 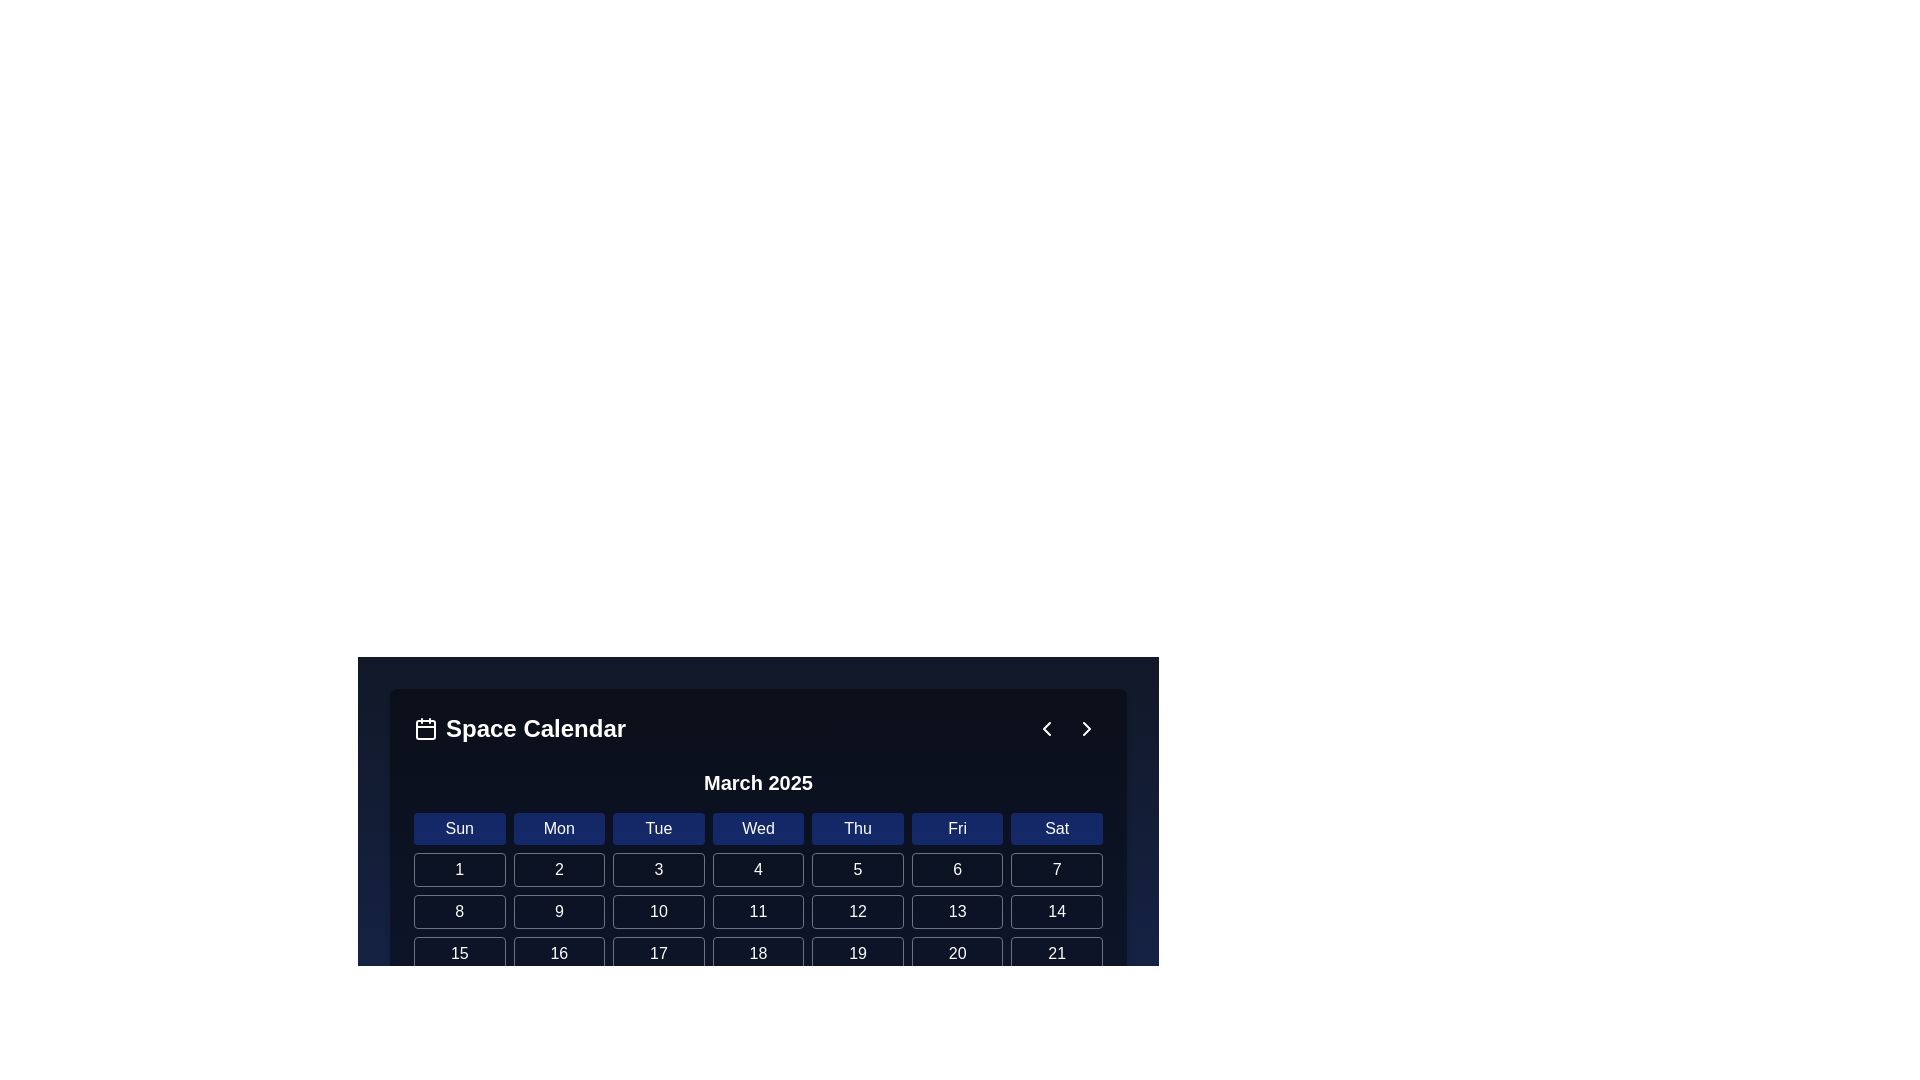 What do you see at coordinates (458, 829) in the screenshot?
I see `the Sunday header label in the calendar view, which is positioned at the top-left corner of the grid layout representing the days of the week` at bounding box center [458, 829].